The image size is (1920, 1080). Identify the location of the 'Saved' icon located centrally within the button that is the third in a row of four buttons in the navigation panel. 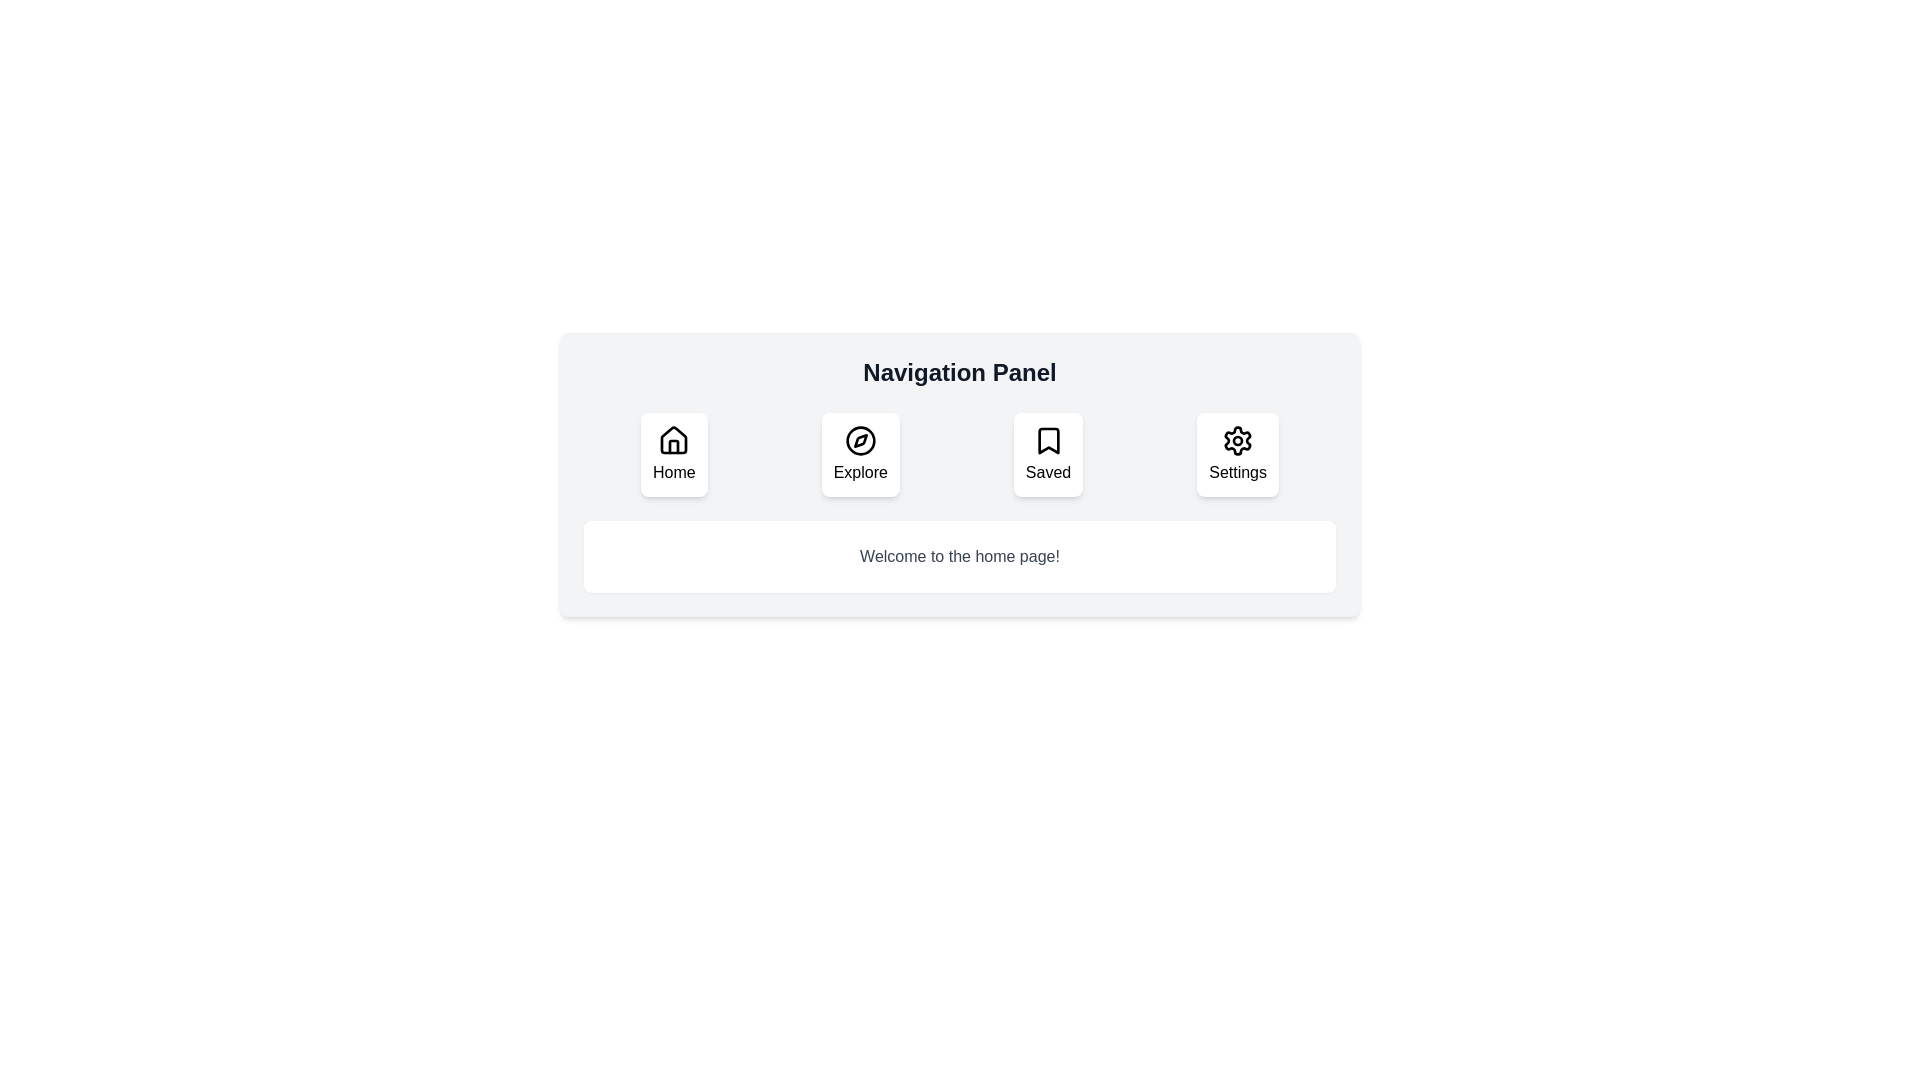
(1047, 439).